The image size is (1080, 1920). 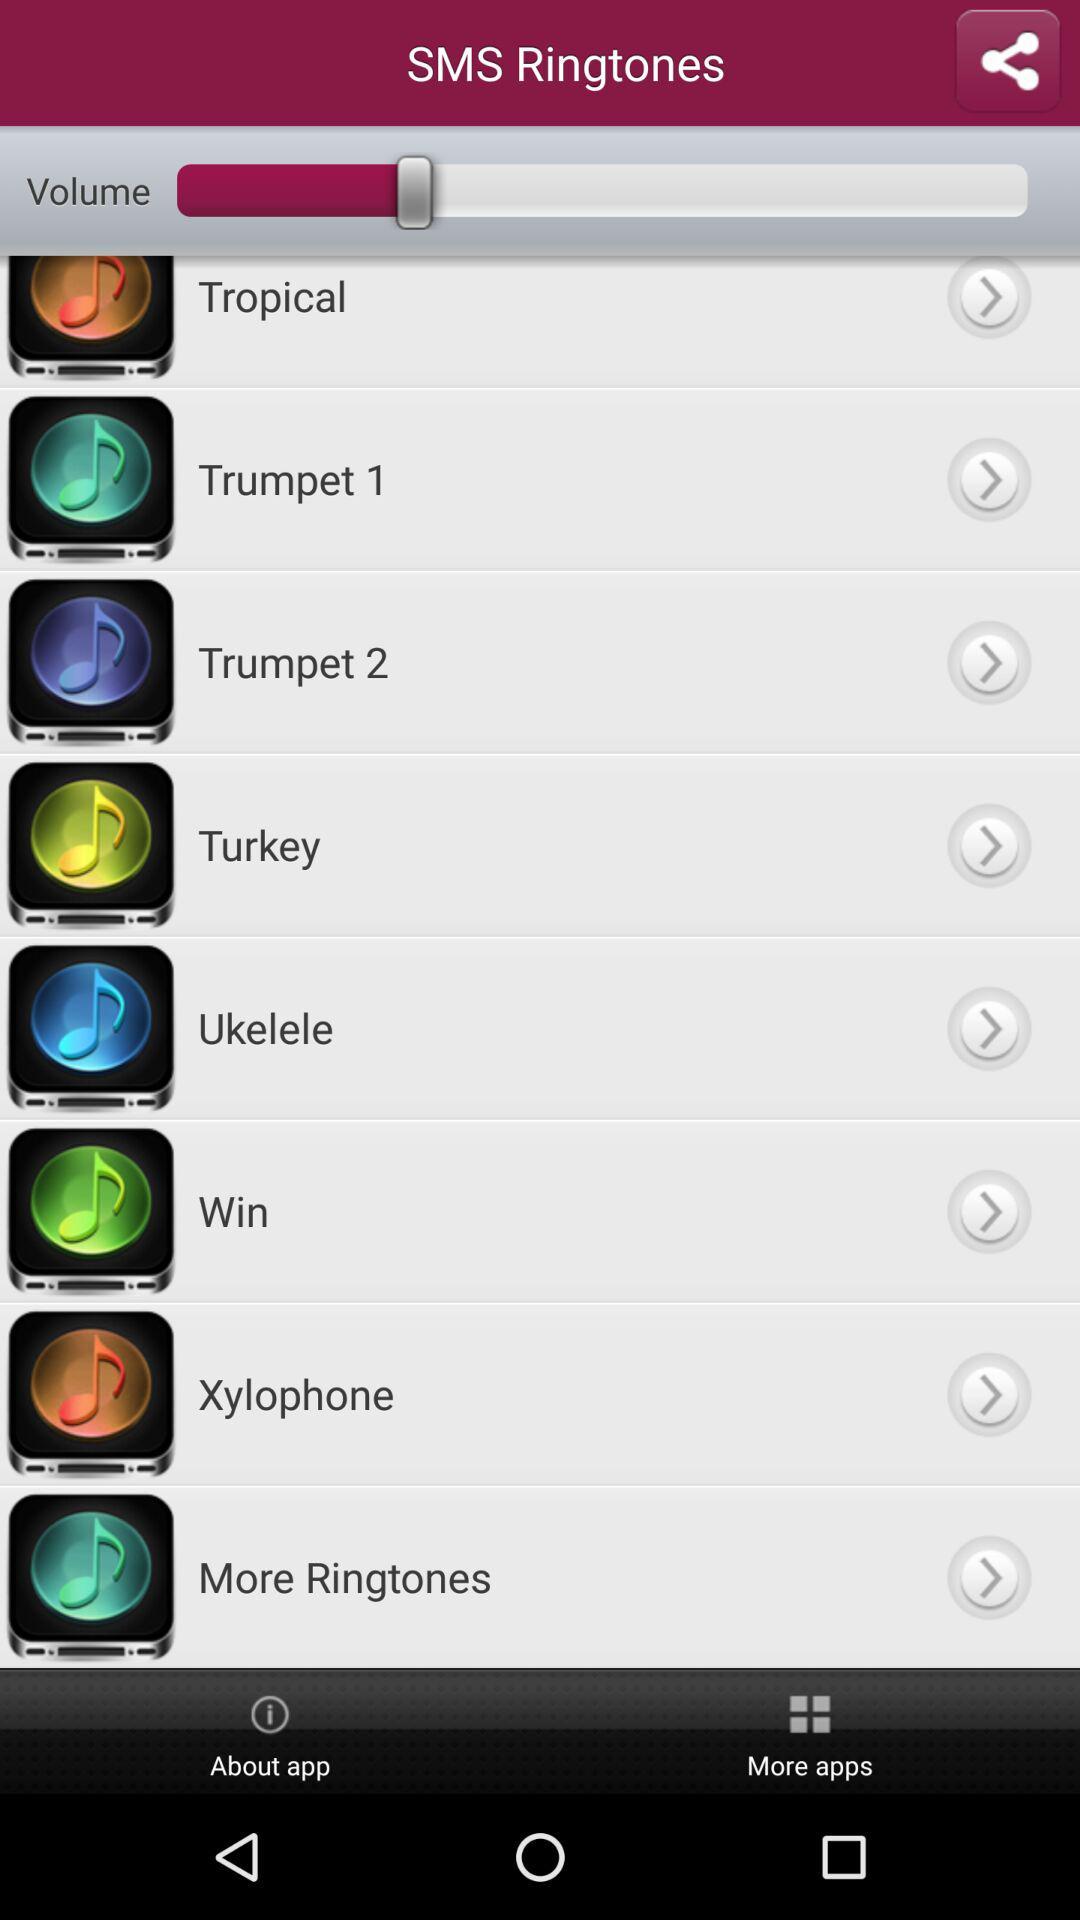 I want to click on play, so click(x=987, y=661).